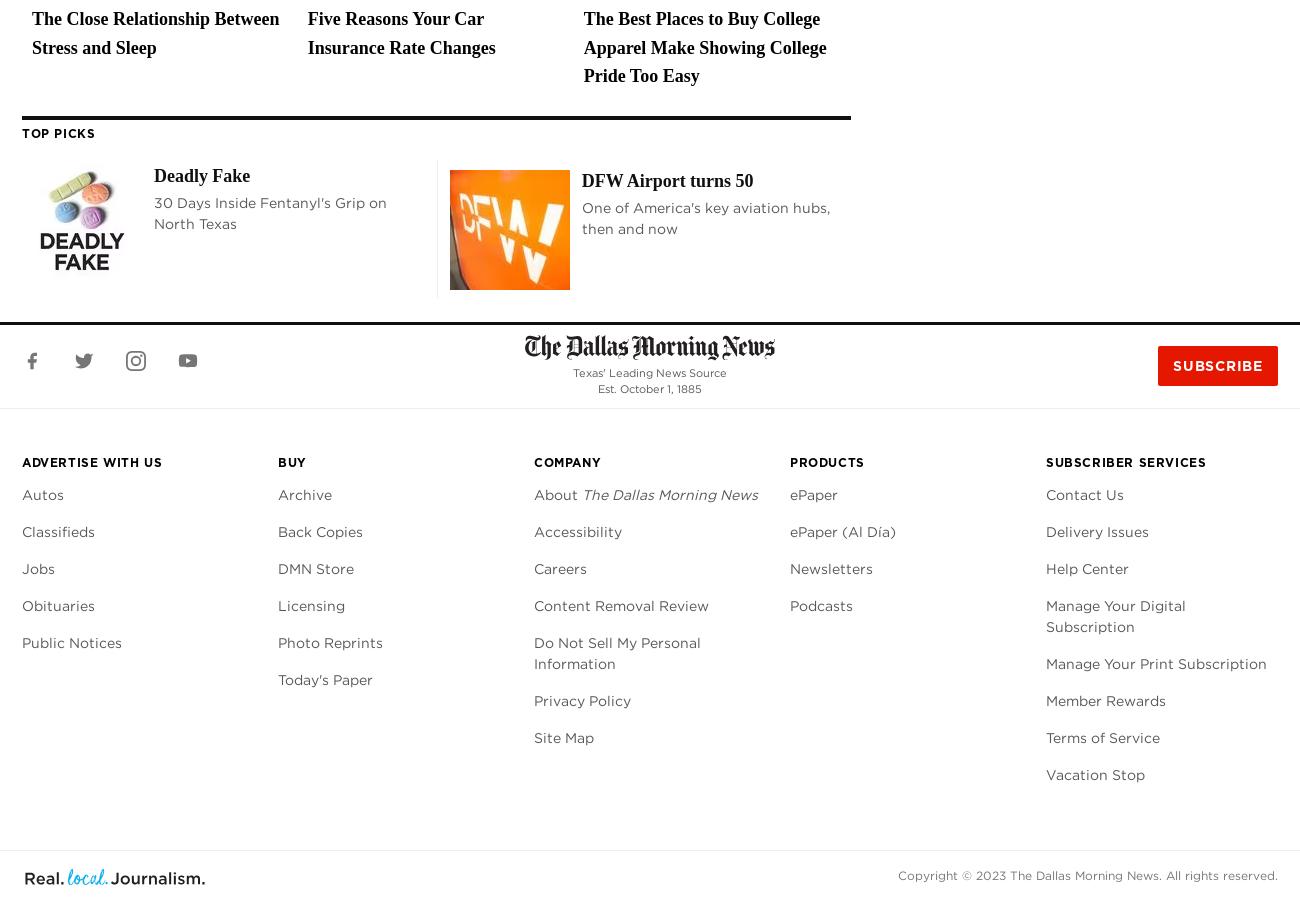 This screenshot has width=1300, height=899. I want to click on 'The Best Places to Buy College Apparel Make Showing College Pride Too Easy', so click(582, 46).